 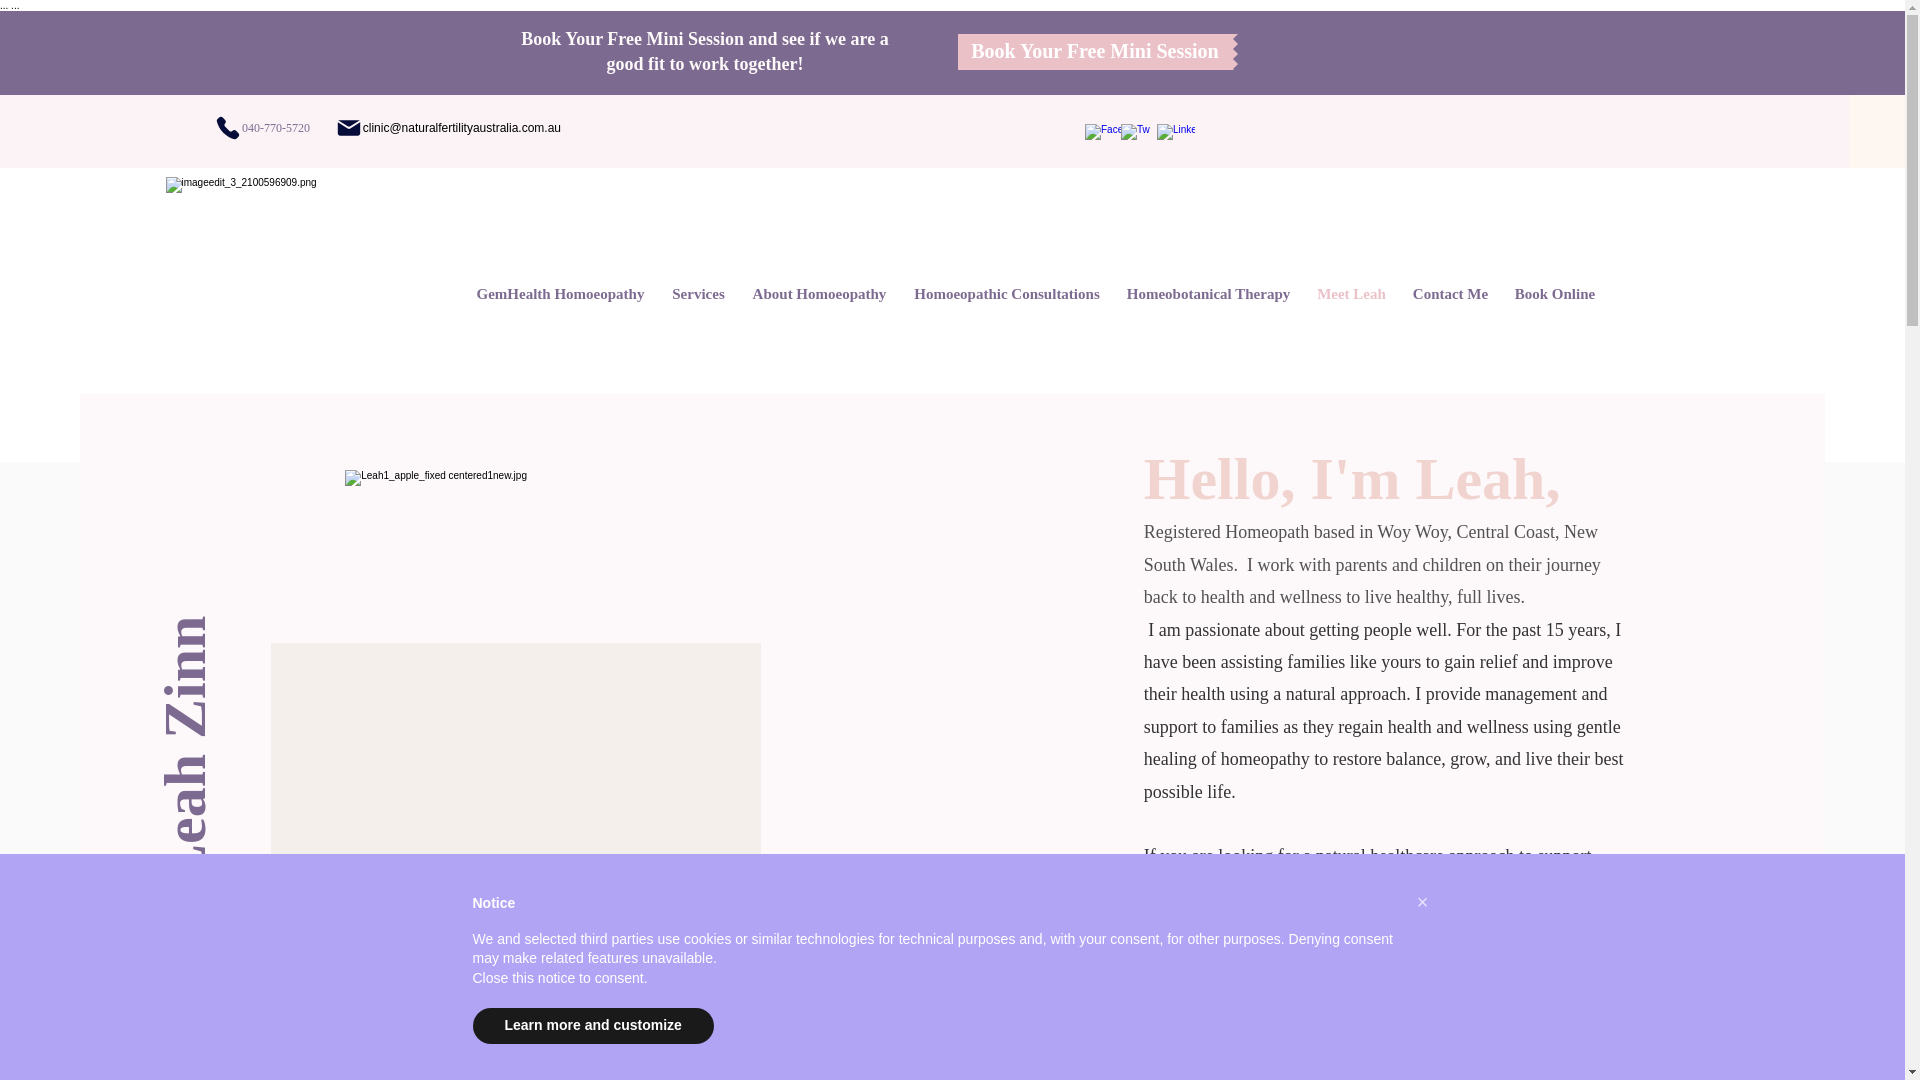 What do you see at coordinates (1352, 293) in the screenshot?
I see `'Meet Leah'` at bounding box center [1352, 293].